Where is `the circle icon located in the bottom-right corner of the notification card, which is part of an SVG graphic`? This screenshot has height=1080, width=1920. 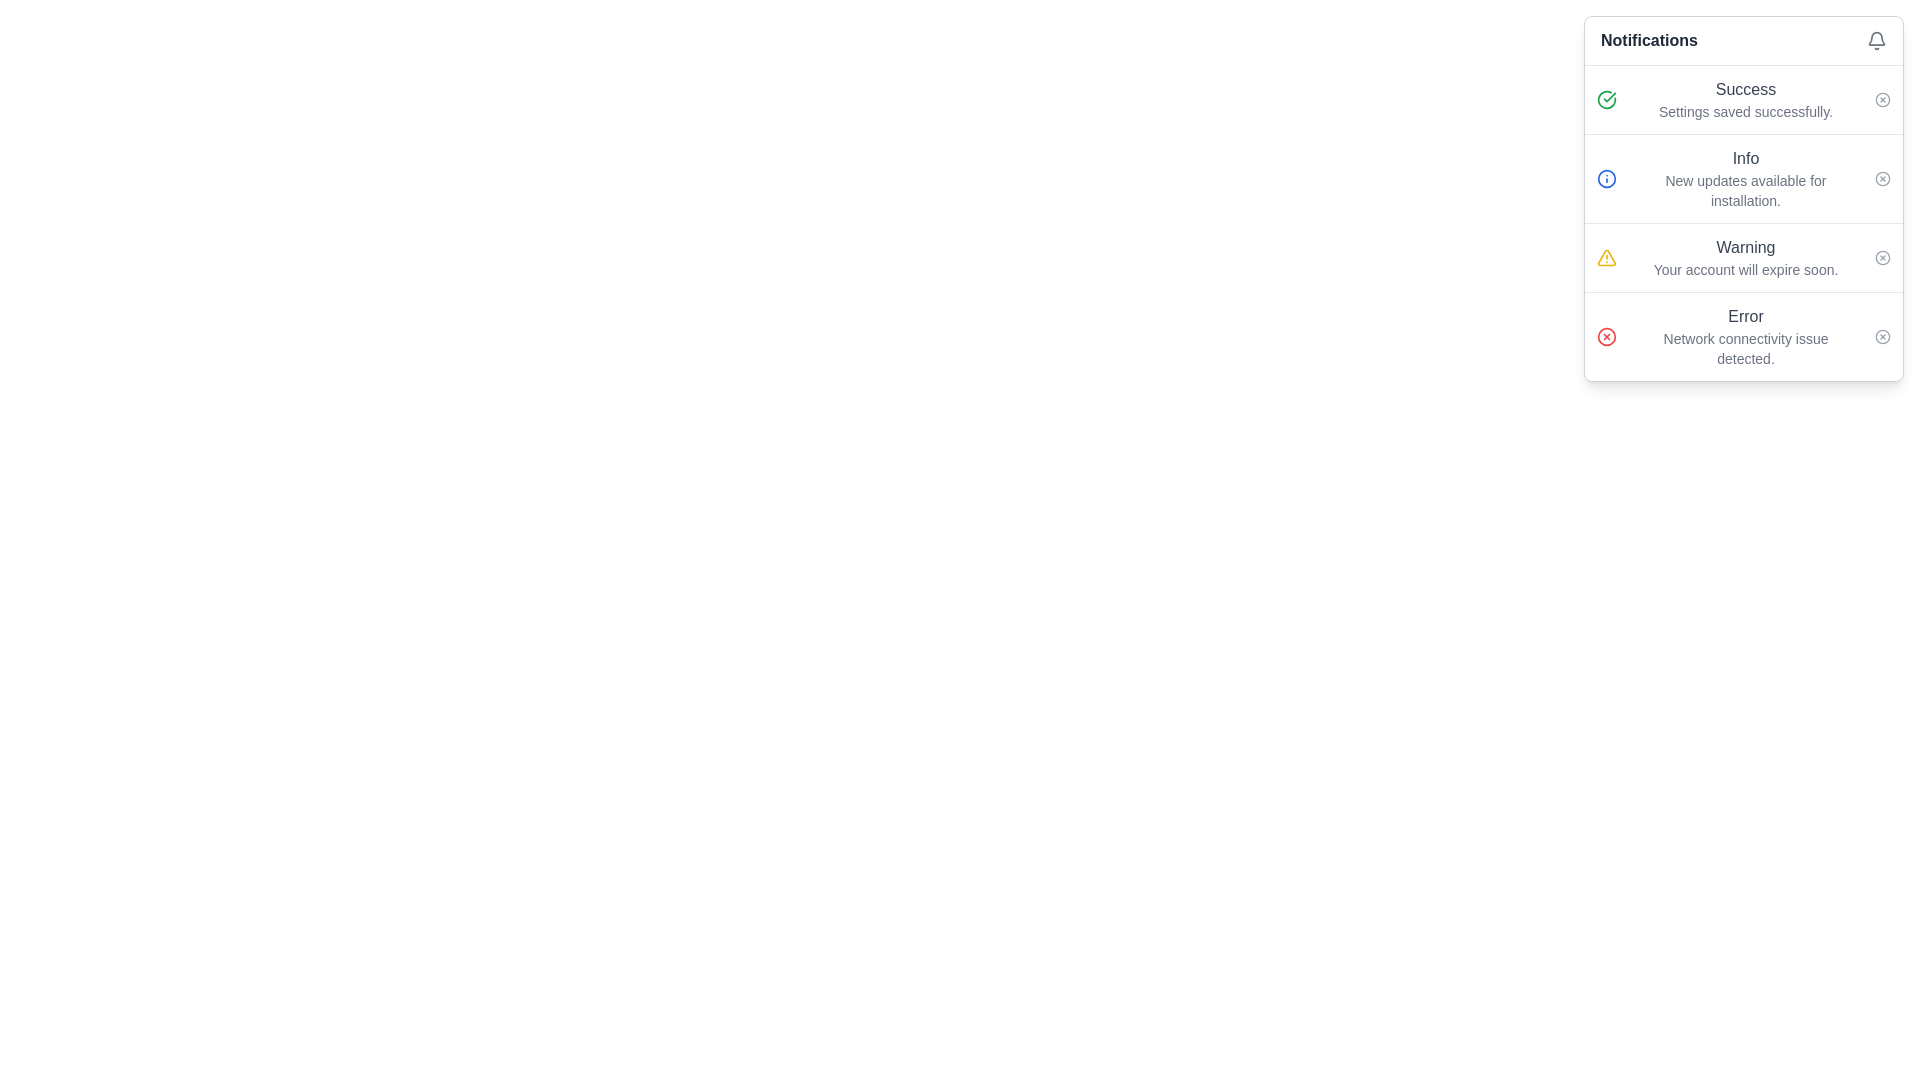
the circle icon located in the bottom-right corner of the notification card, which is part of an SVG graphic is located at coordinates (1881, 335).